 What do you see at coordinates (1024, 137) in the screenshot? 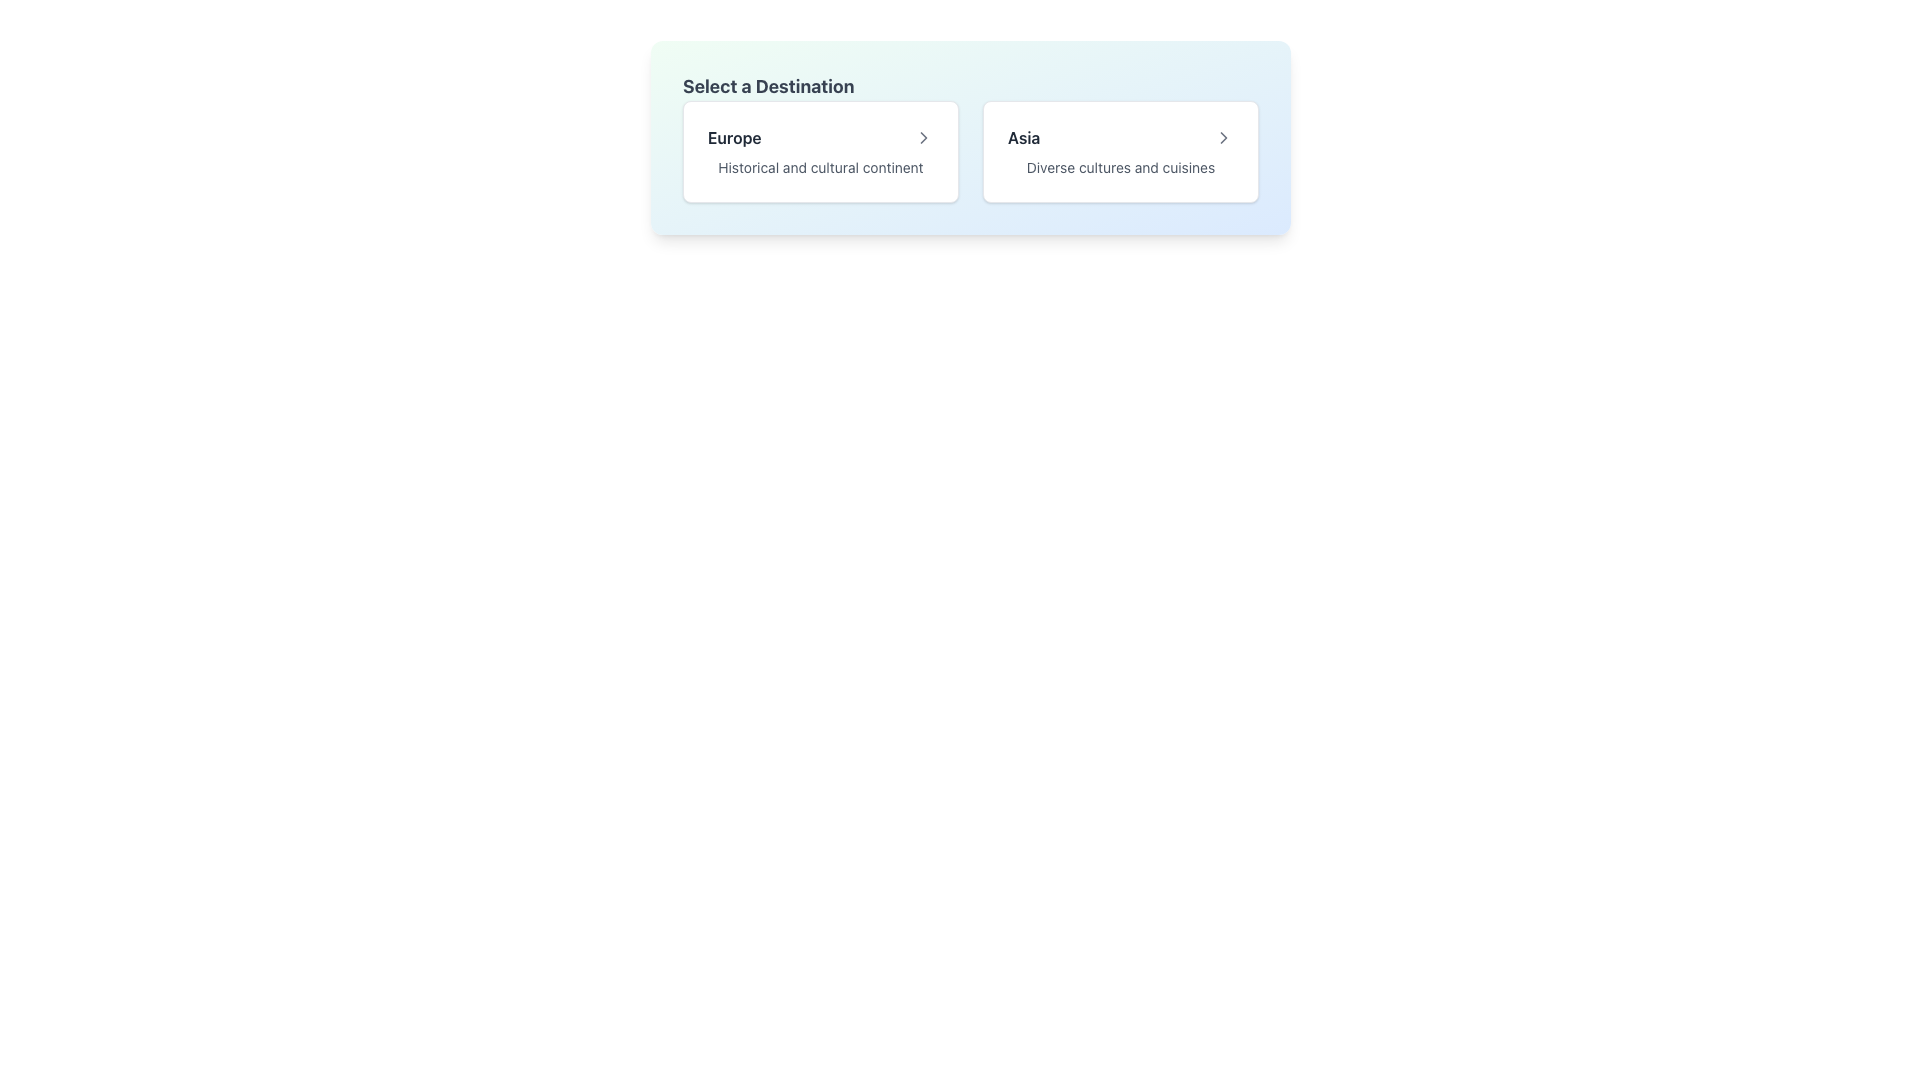
I see `text label 'Asia' which is positioned in the top-right area of a card-like layout, left-aligned with the descriptor 'Diverse cultures and cuisines'` at bounding box center [1024, 137].